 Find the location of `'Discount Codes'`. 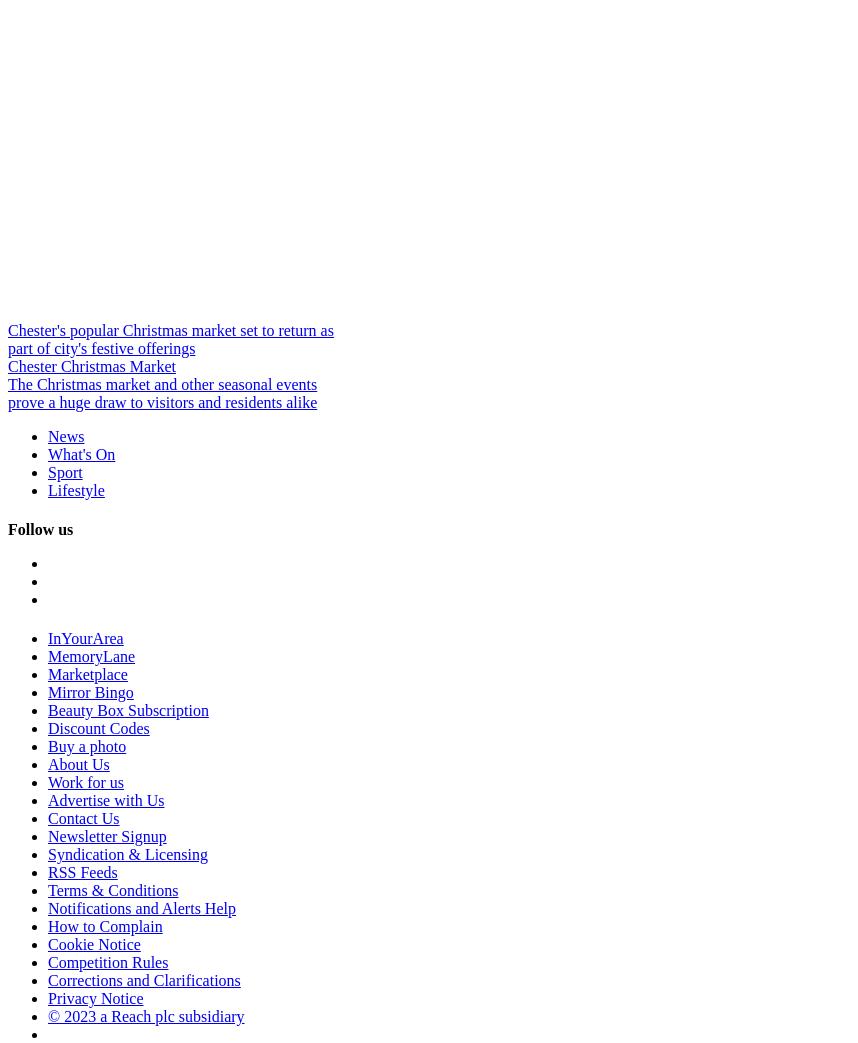

'Discount Codes' is located at coordinates (46, 728).